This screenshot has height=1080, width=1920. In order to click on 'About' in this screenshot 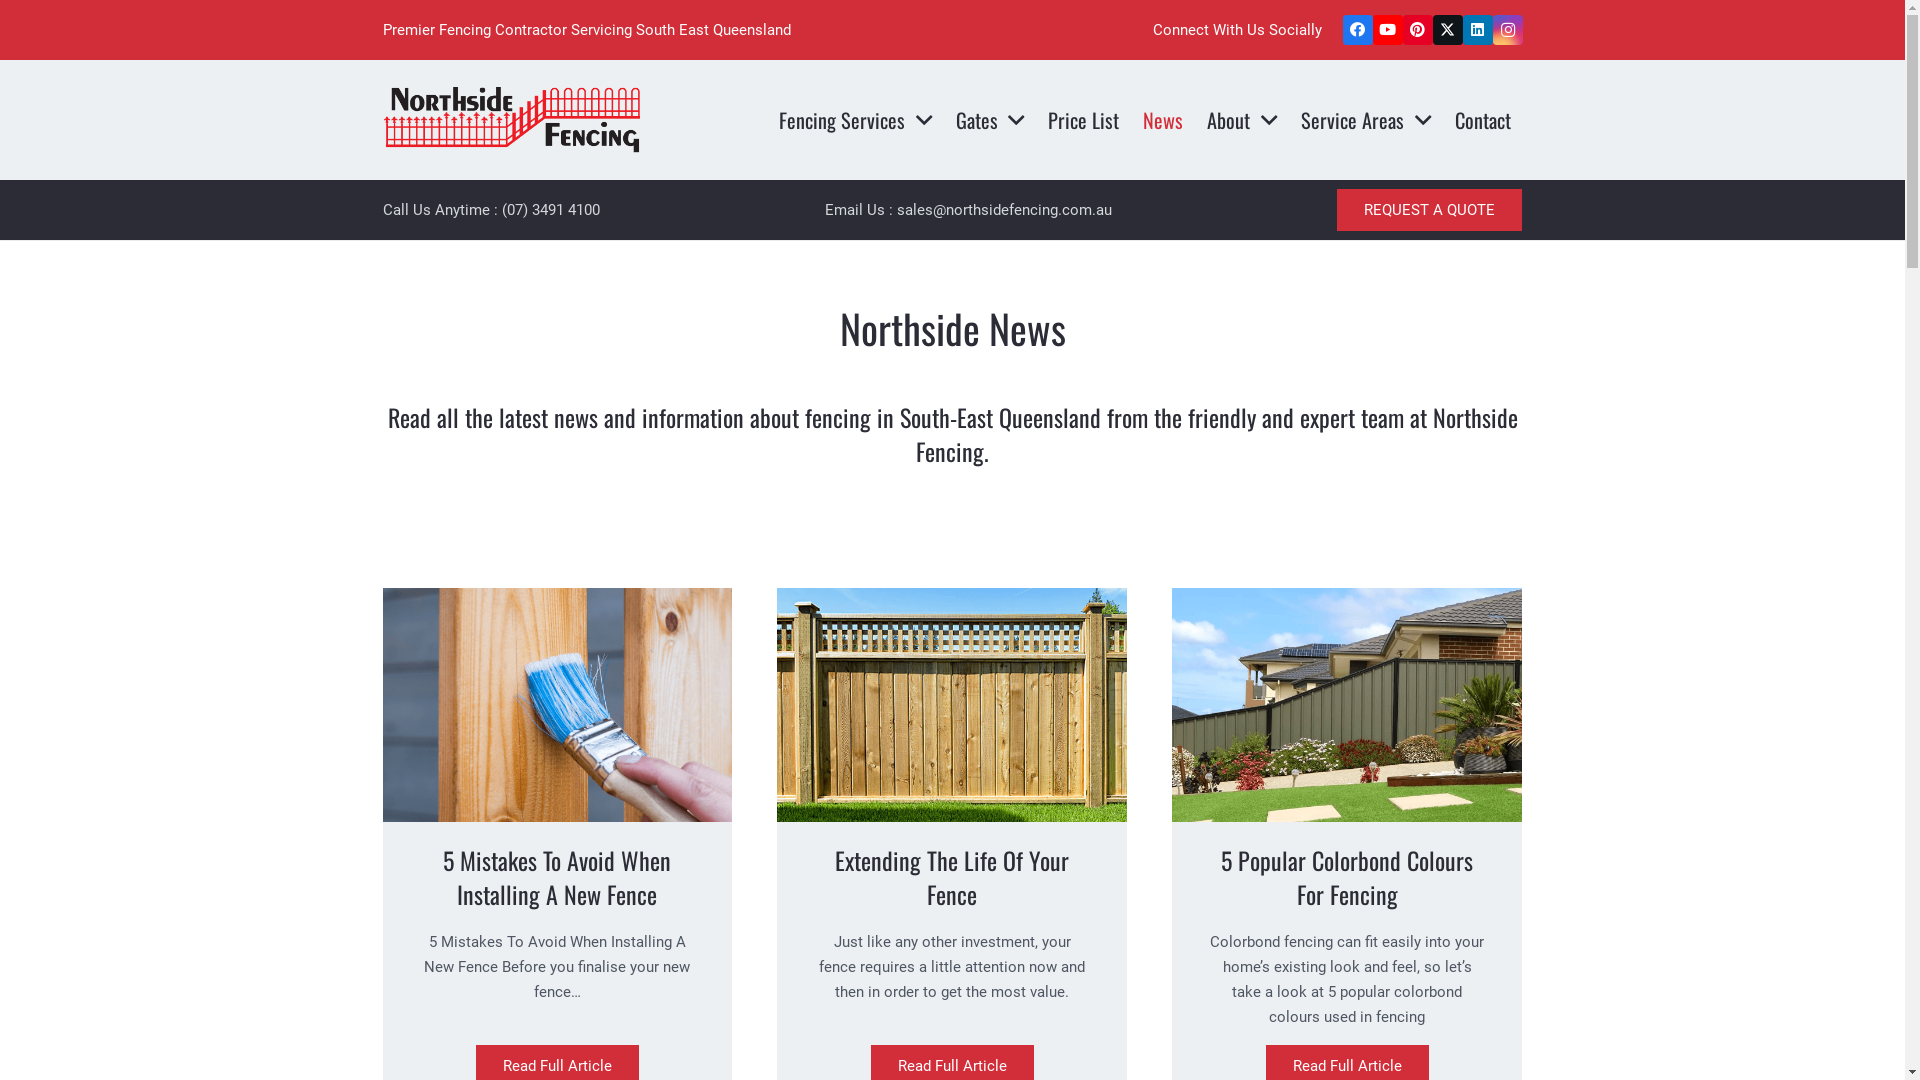, I will do `click(1241, 119)`.